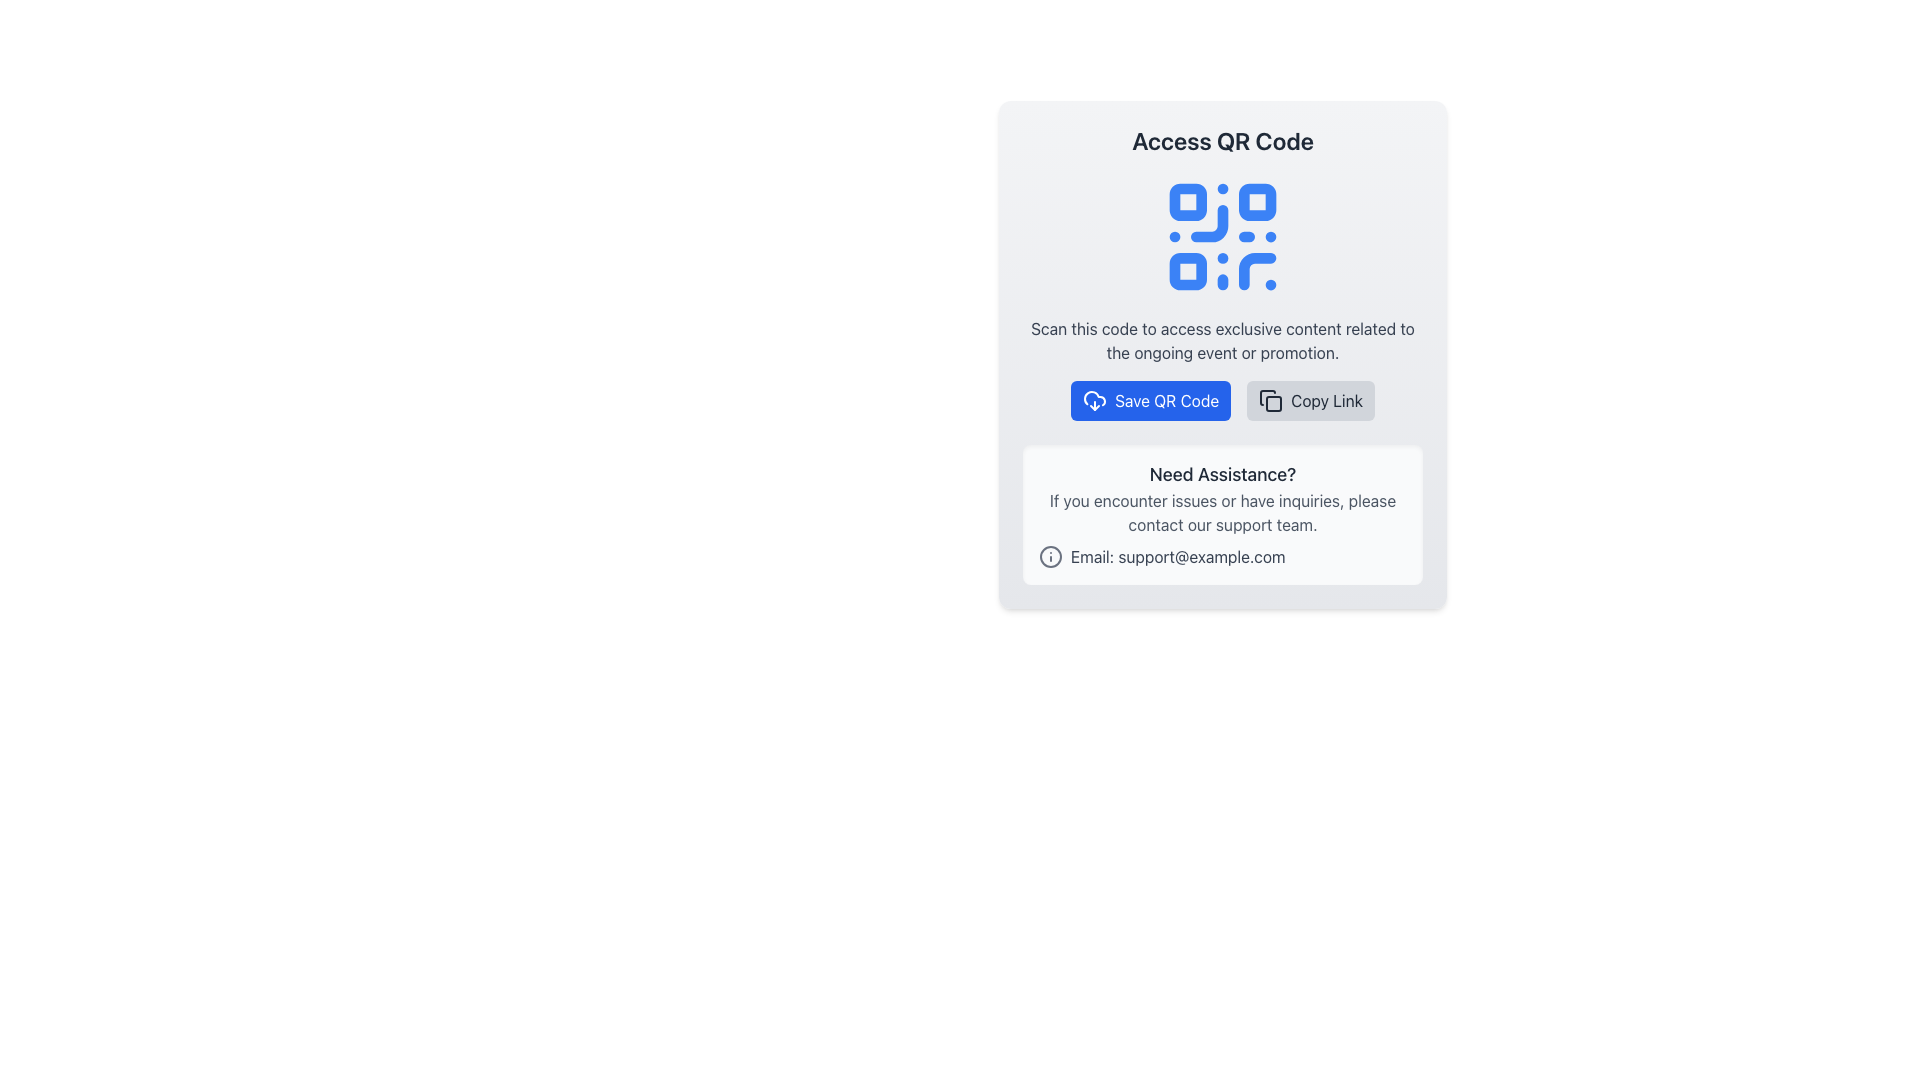 Image resolution: width=1920 pixels, height=1080 pixels. Describe the element at coordinates (1222, 401) in the screenshot. I see `the save QR code button located to the left of the 'Copy Link' button, which initiates a download process for saving QR codes` at that location.